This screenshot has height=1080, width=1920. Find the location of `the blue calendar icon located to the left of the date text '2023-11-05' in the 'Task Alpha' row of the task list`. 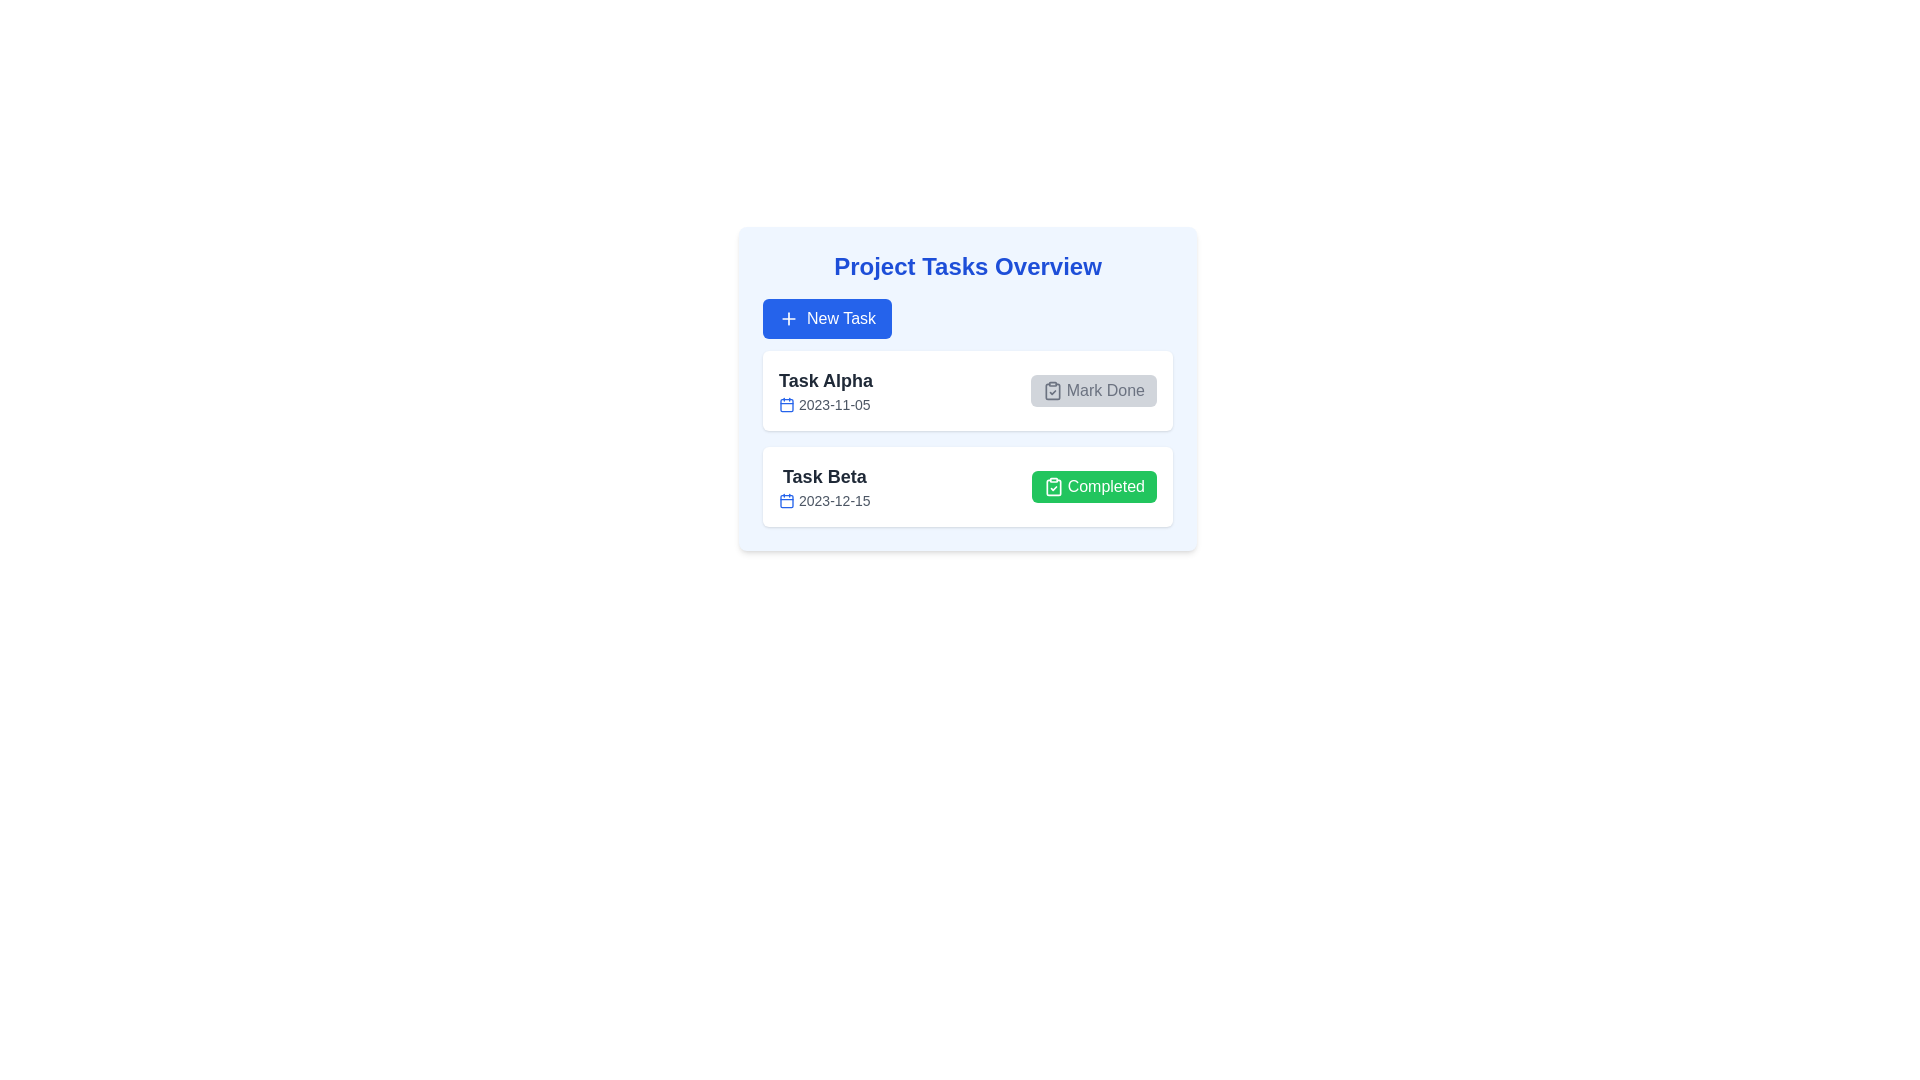

the blue calendar icon located to the left of the date text '2023-11-05' in the 'Task Alpha' row of the task list is located at coordinates (786, 405).